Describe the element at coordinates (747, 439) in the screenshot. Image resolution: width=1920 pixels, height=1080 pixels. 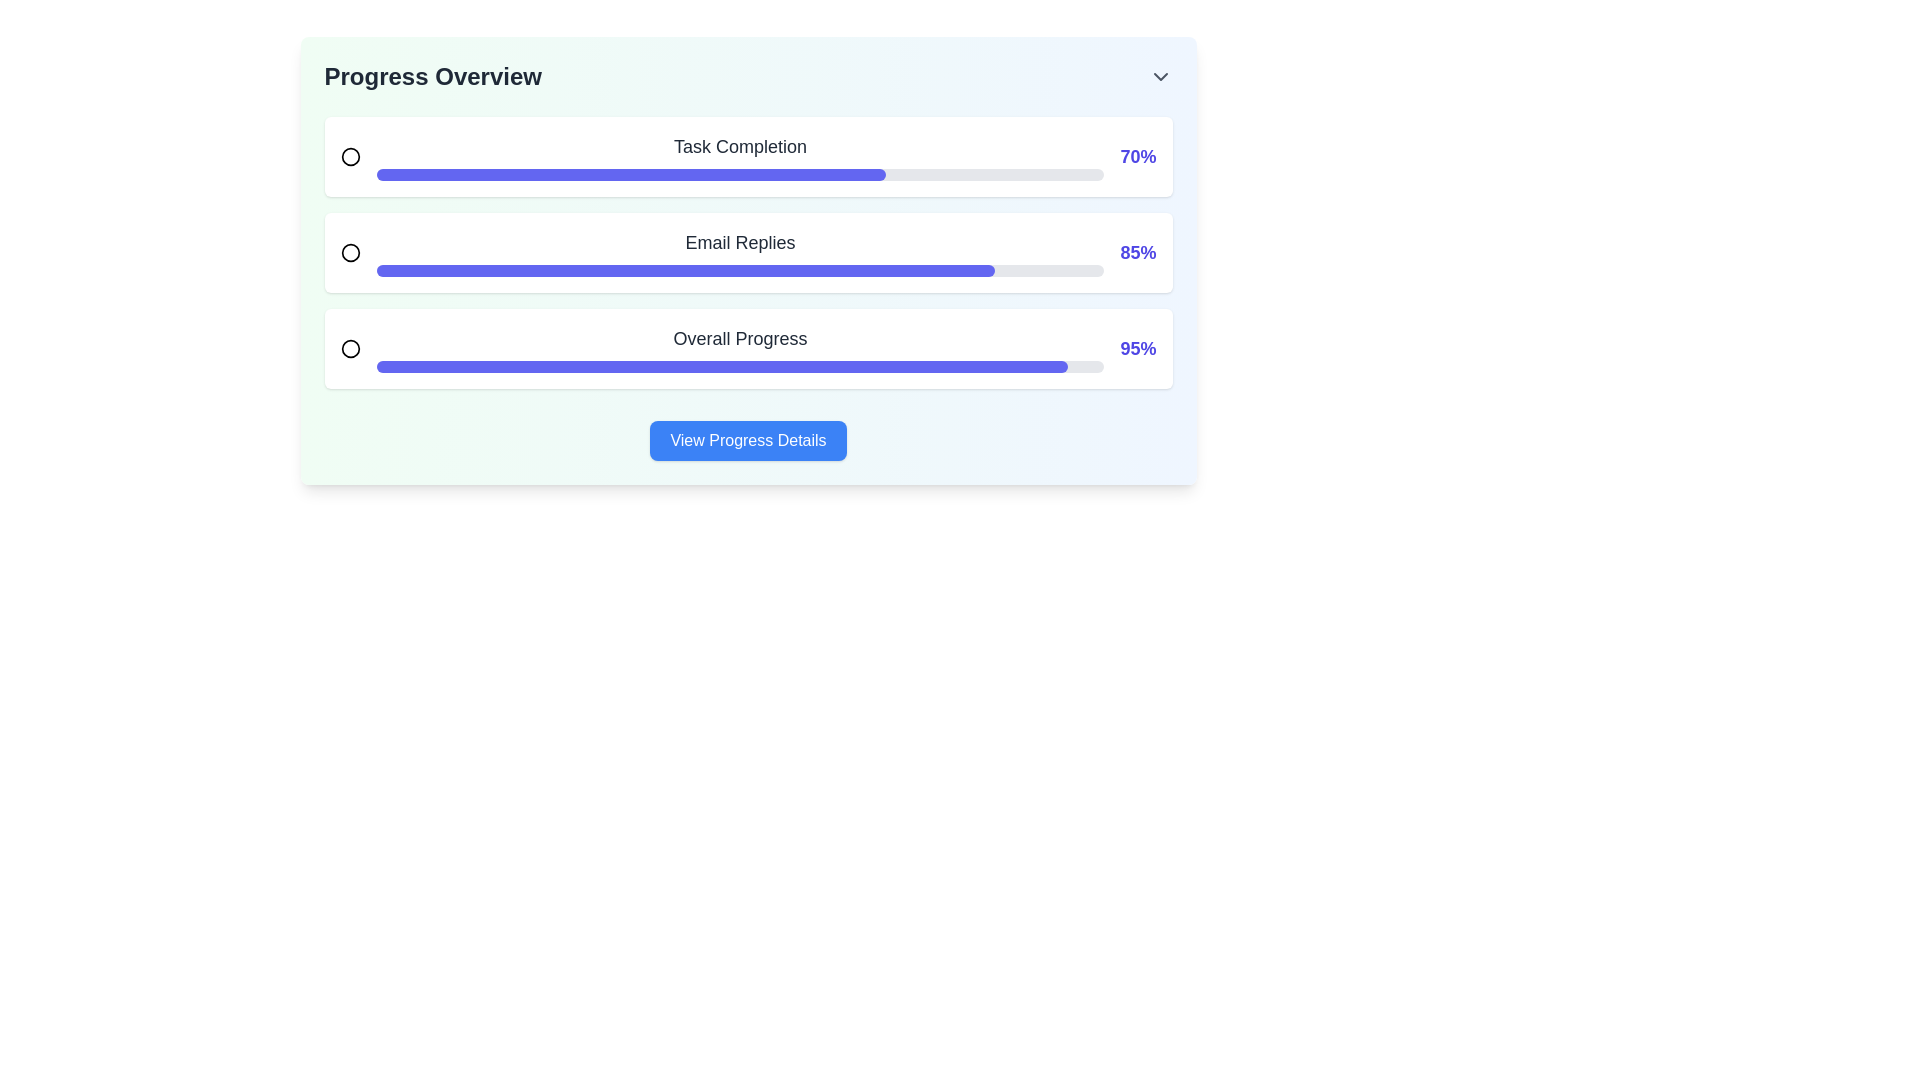
I see `the 'View Progress Details' button, which is a rectangular button with rounded corners and a vivid blue background` at that location.